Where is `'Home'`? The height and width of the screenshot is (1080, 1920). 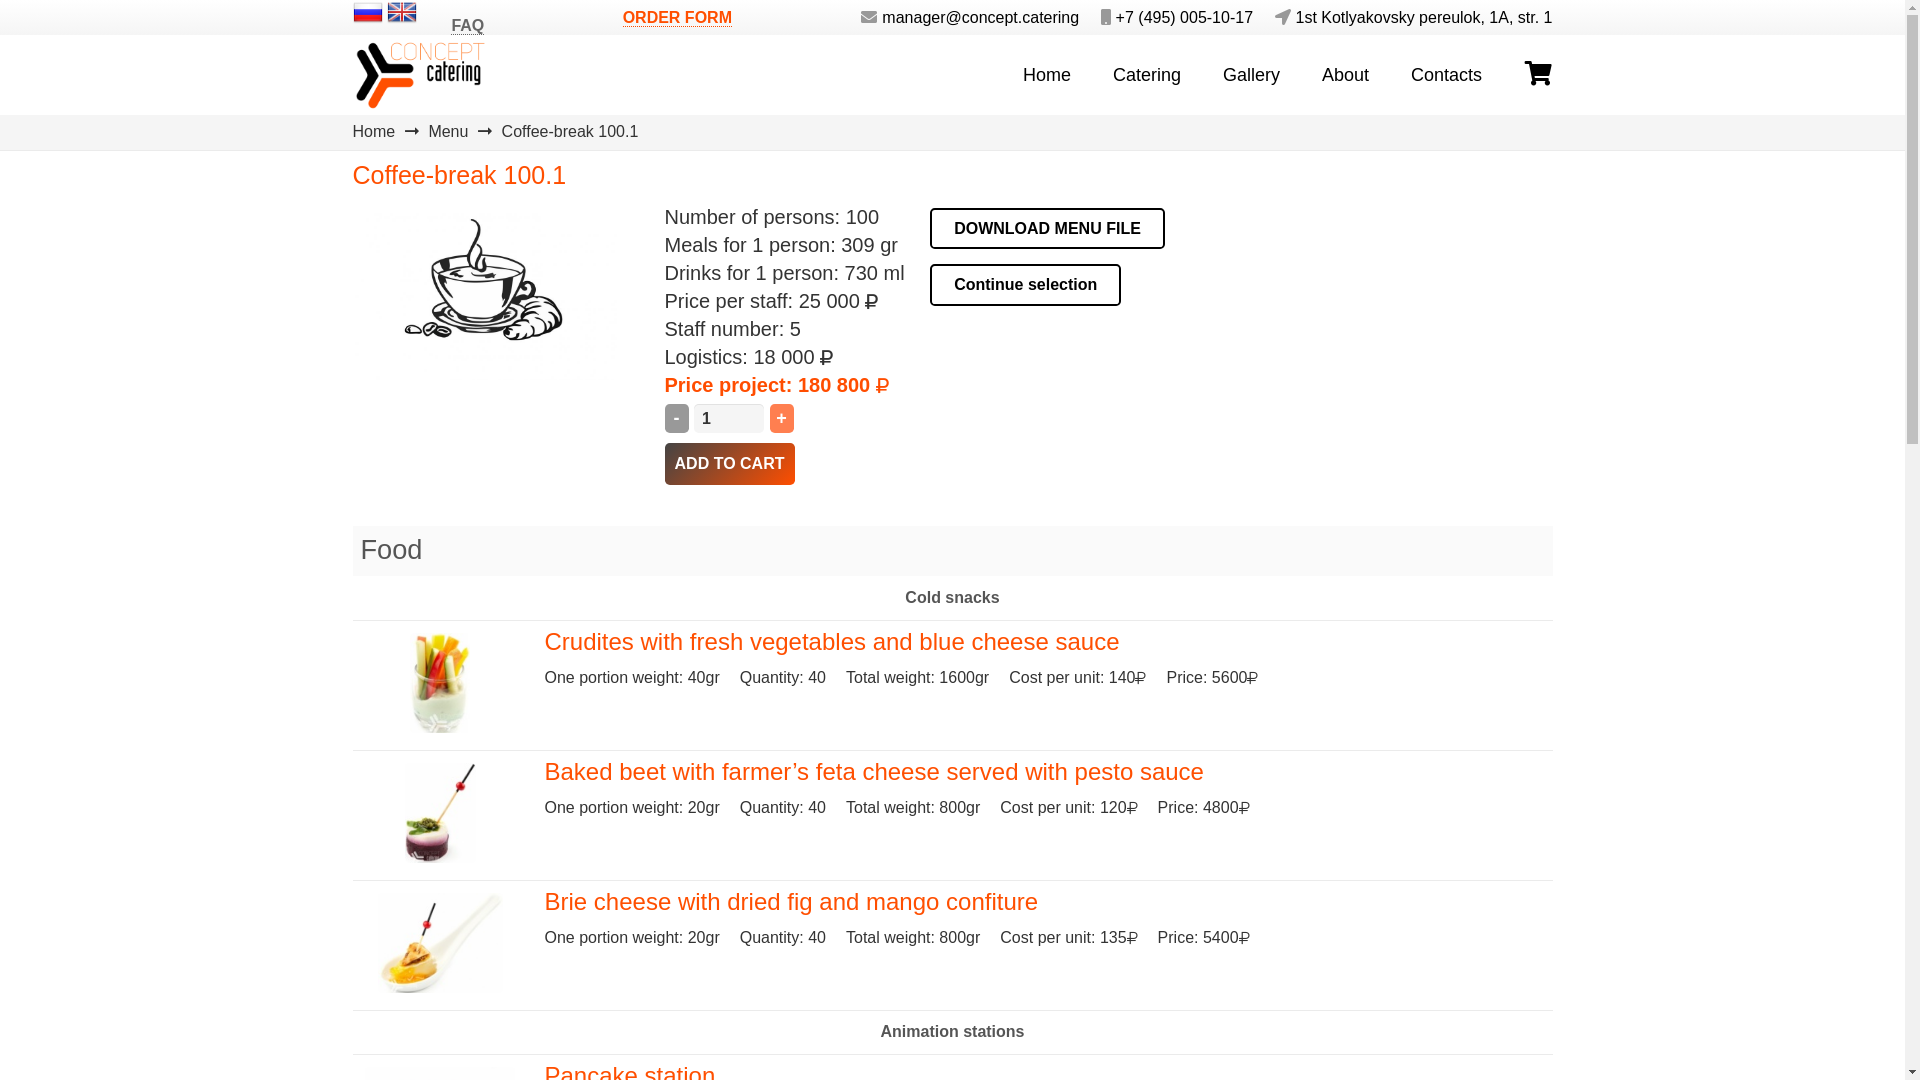
'Home' is located at coordinates (1045, 73).